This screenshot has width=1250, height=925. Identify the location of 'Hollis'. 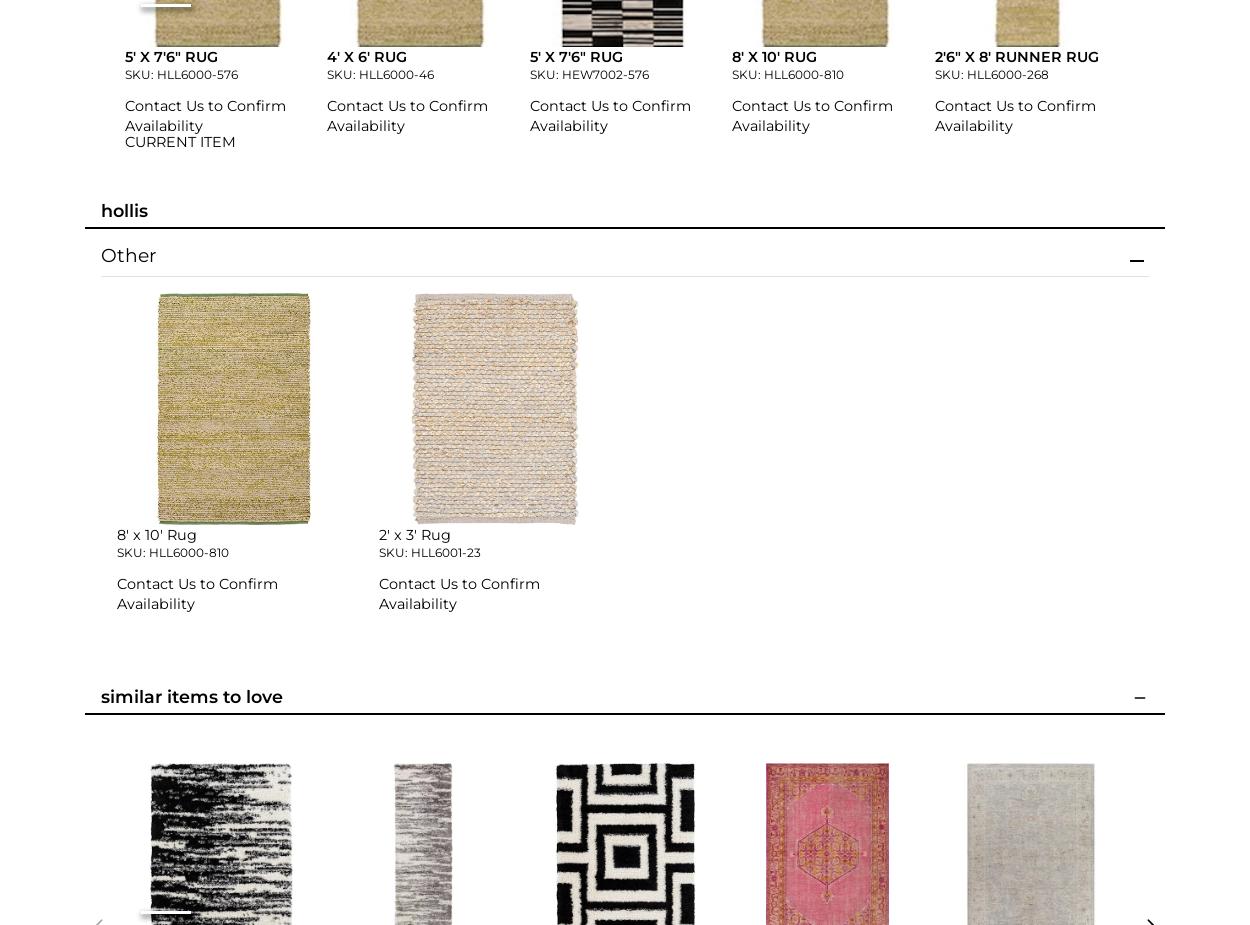
(123, 208).